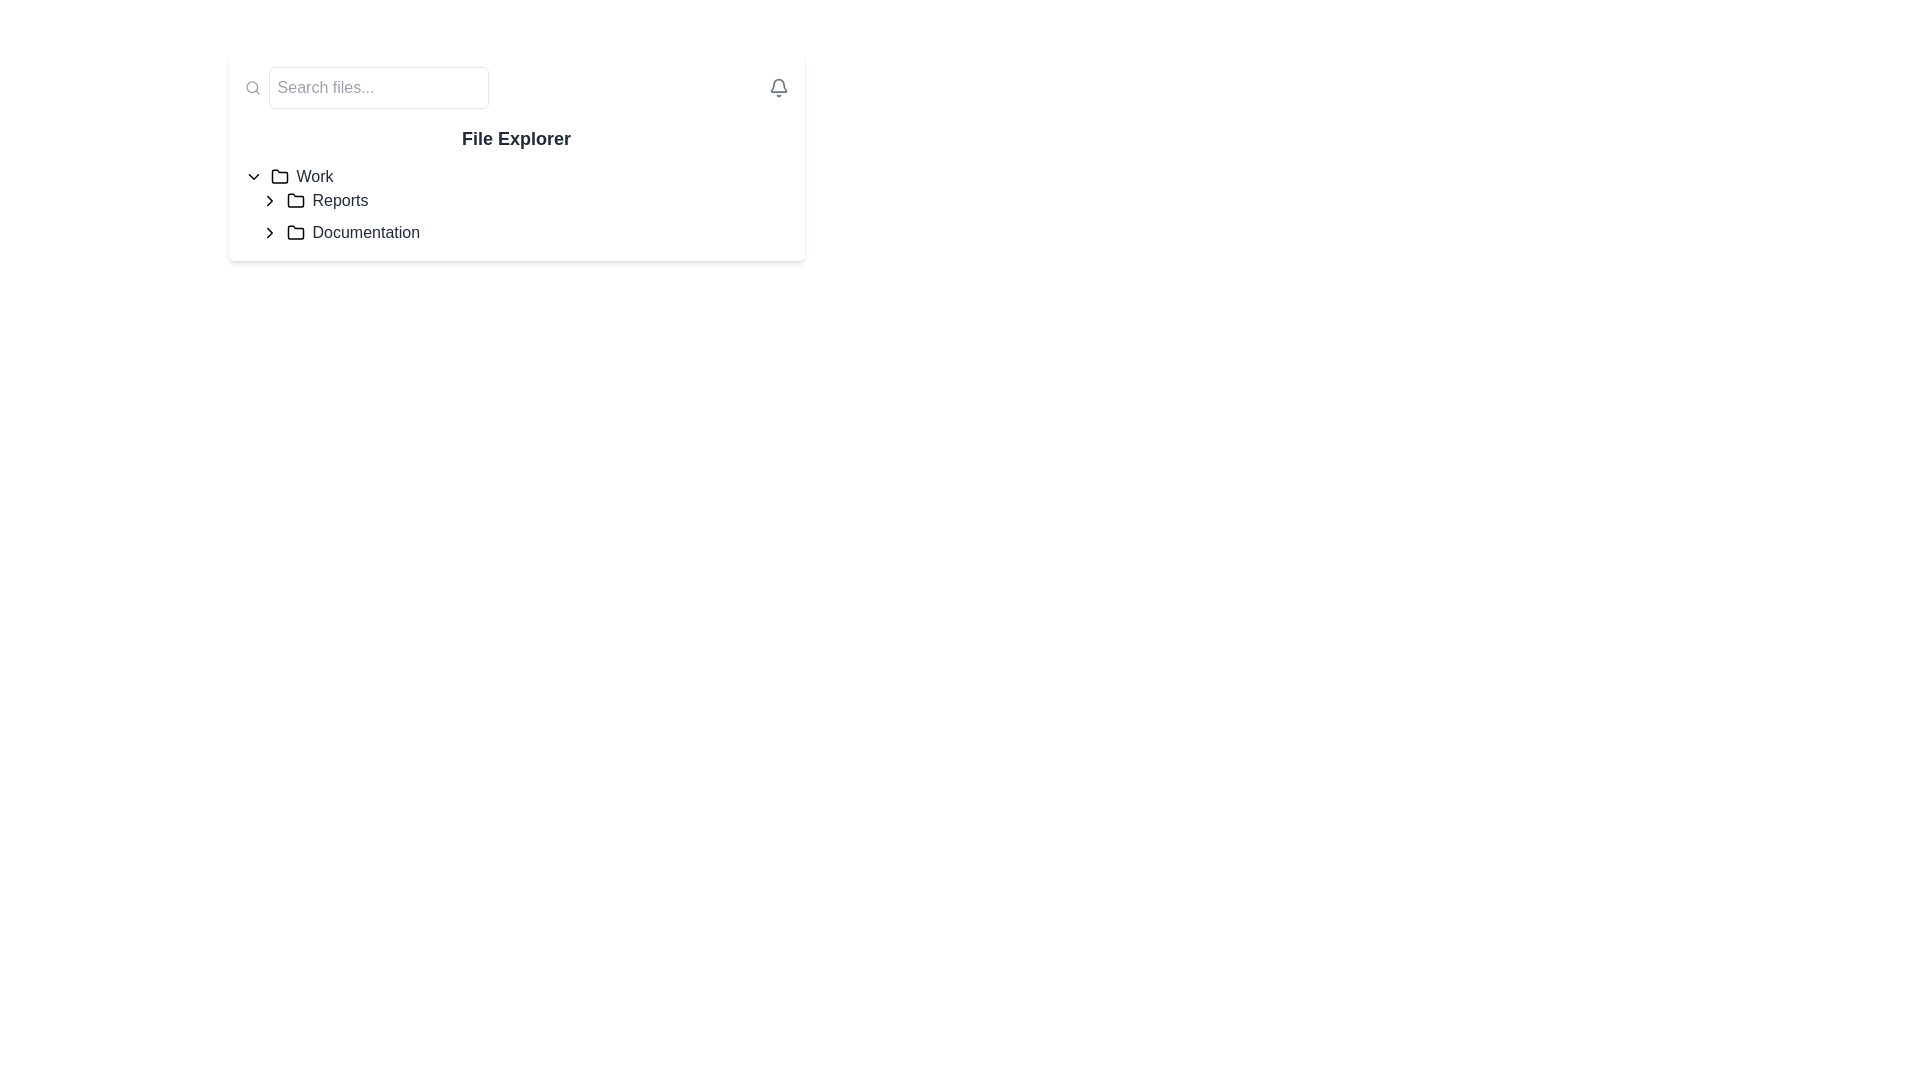  Describe the element at coordinates (268, 200) in the screenshot. I see `the right-pointing chevron arrow icon located next to the 'Reports' folder label` at that location.